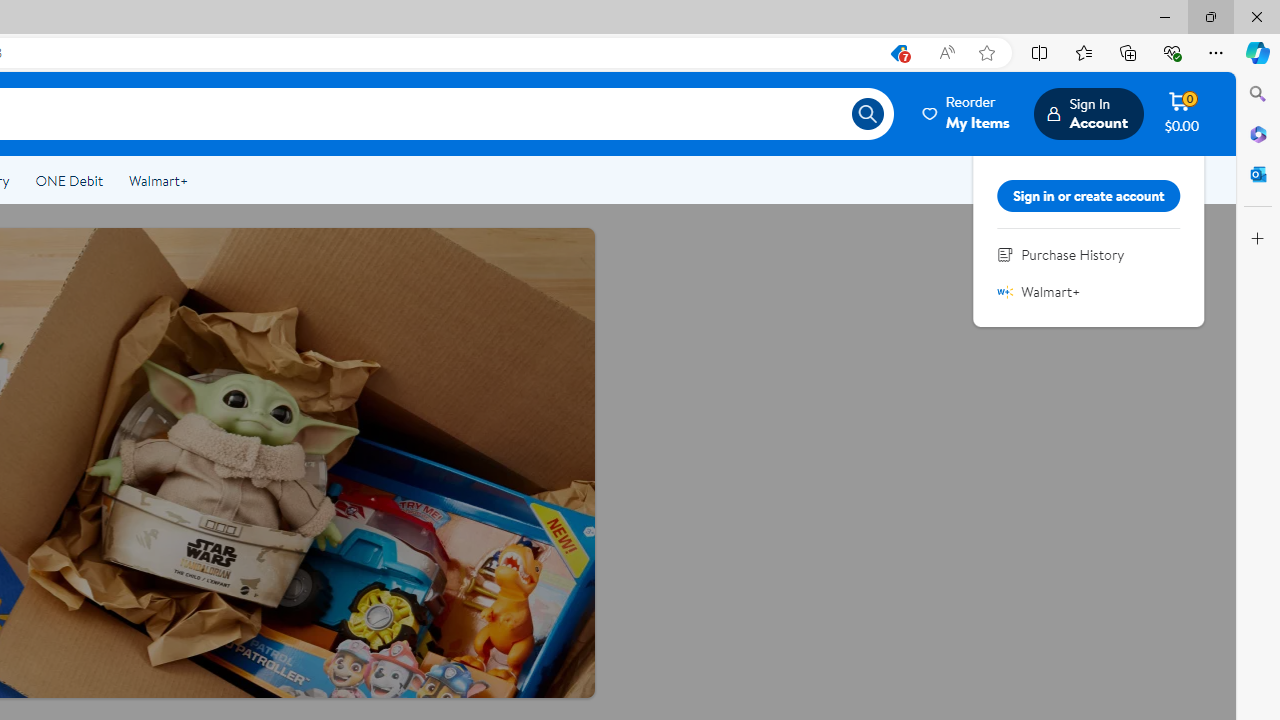  What do you see at coordinates (967, 113) in the screenshot?
I see `'ReorderMy Items'` at bounding box center [967, 113].